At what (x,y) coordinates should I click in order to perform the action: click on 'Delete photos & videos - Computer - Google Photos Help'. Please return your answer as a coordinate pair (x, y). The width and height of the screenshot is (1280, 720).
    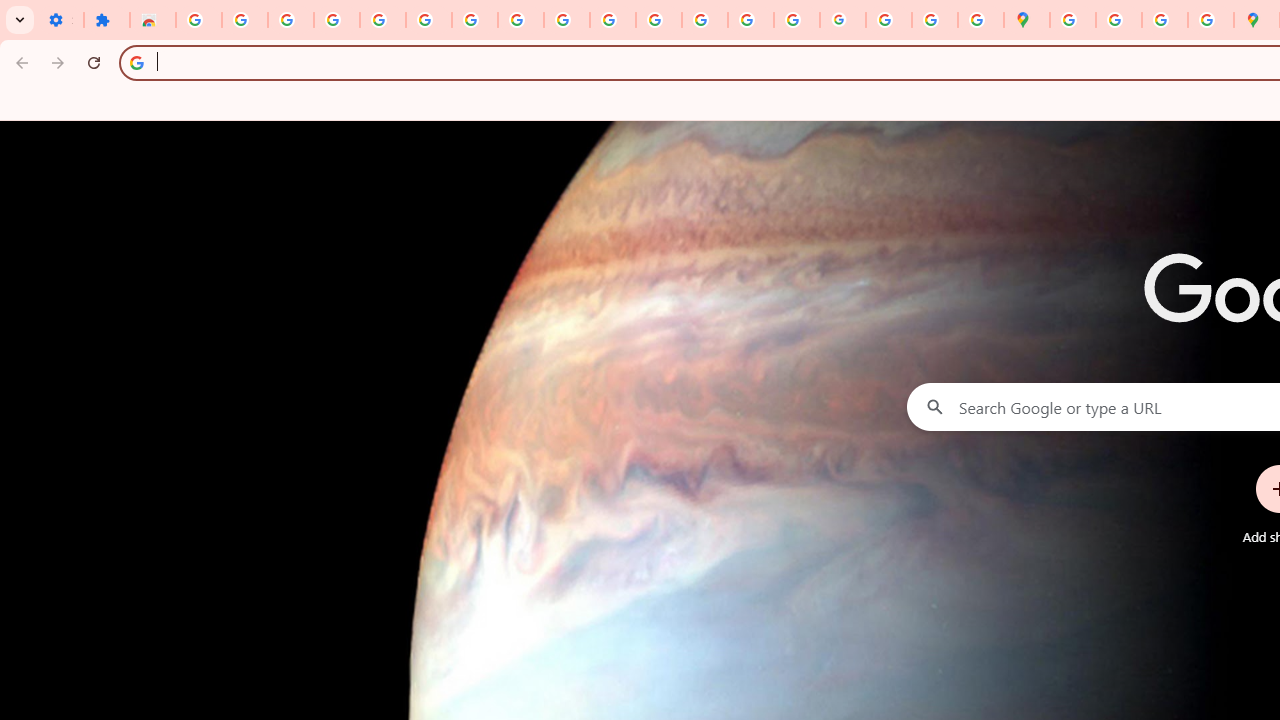
    Looking at the image, I should click on (289, 20).